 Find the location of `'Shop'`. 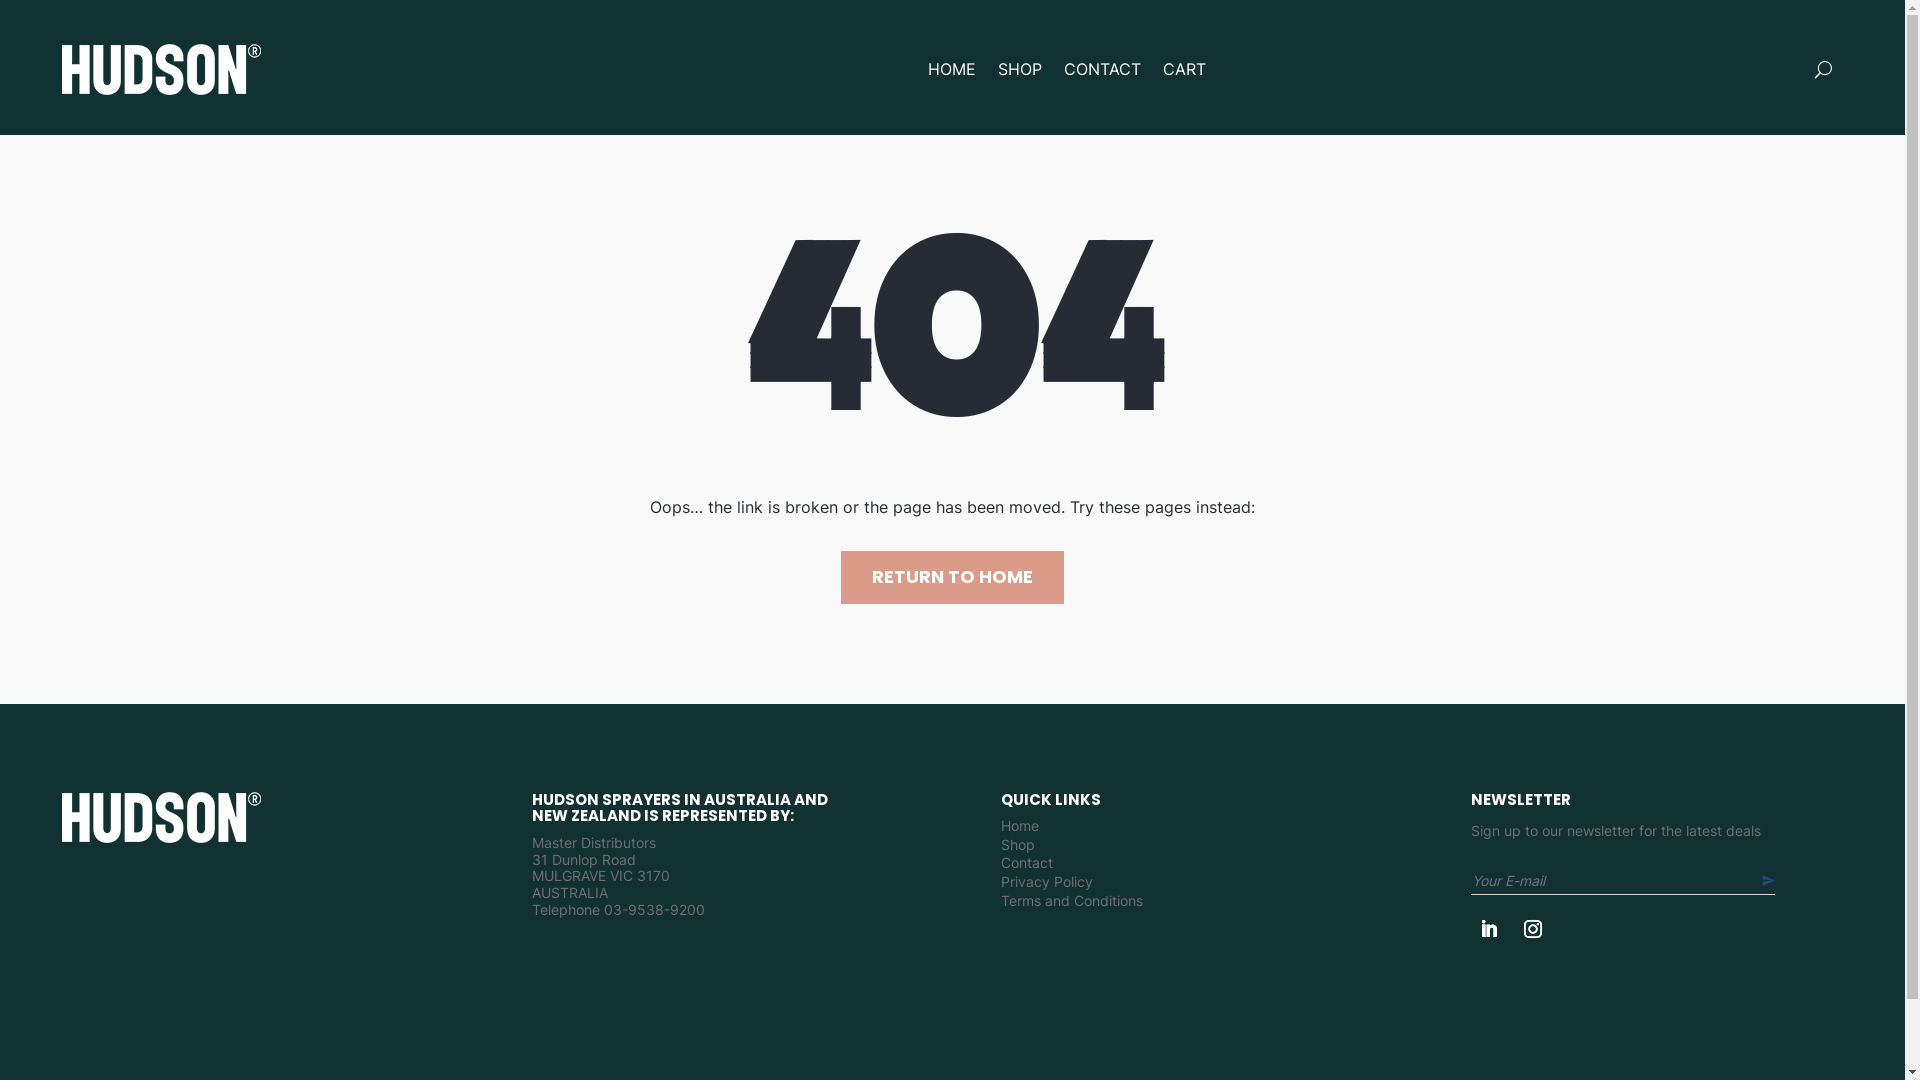

'Shop' is located at coordinates (1017, 849).